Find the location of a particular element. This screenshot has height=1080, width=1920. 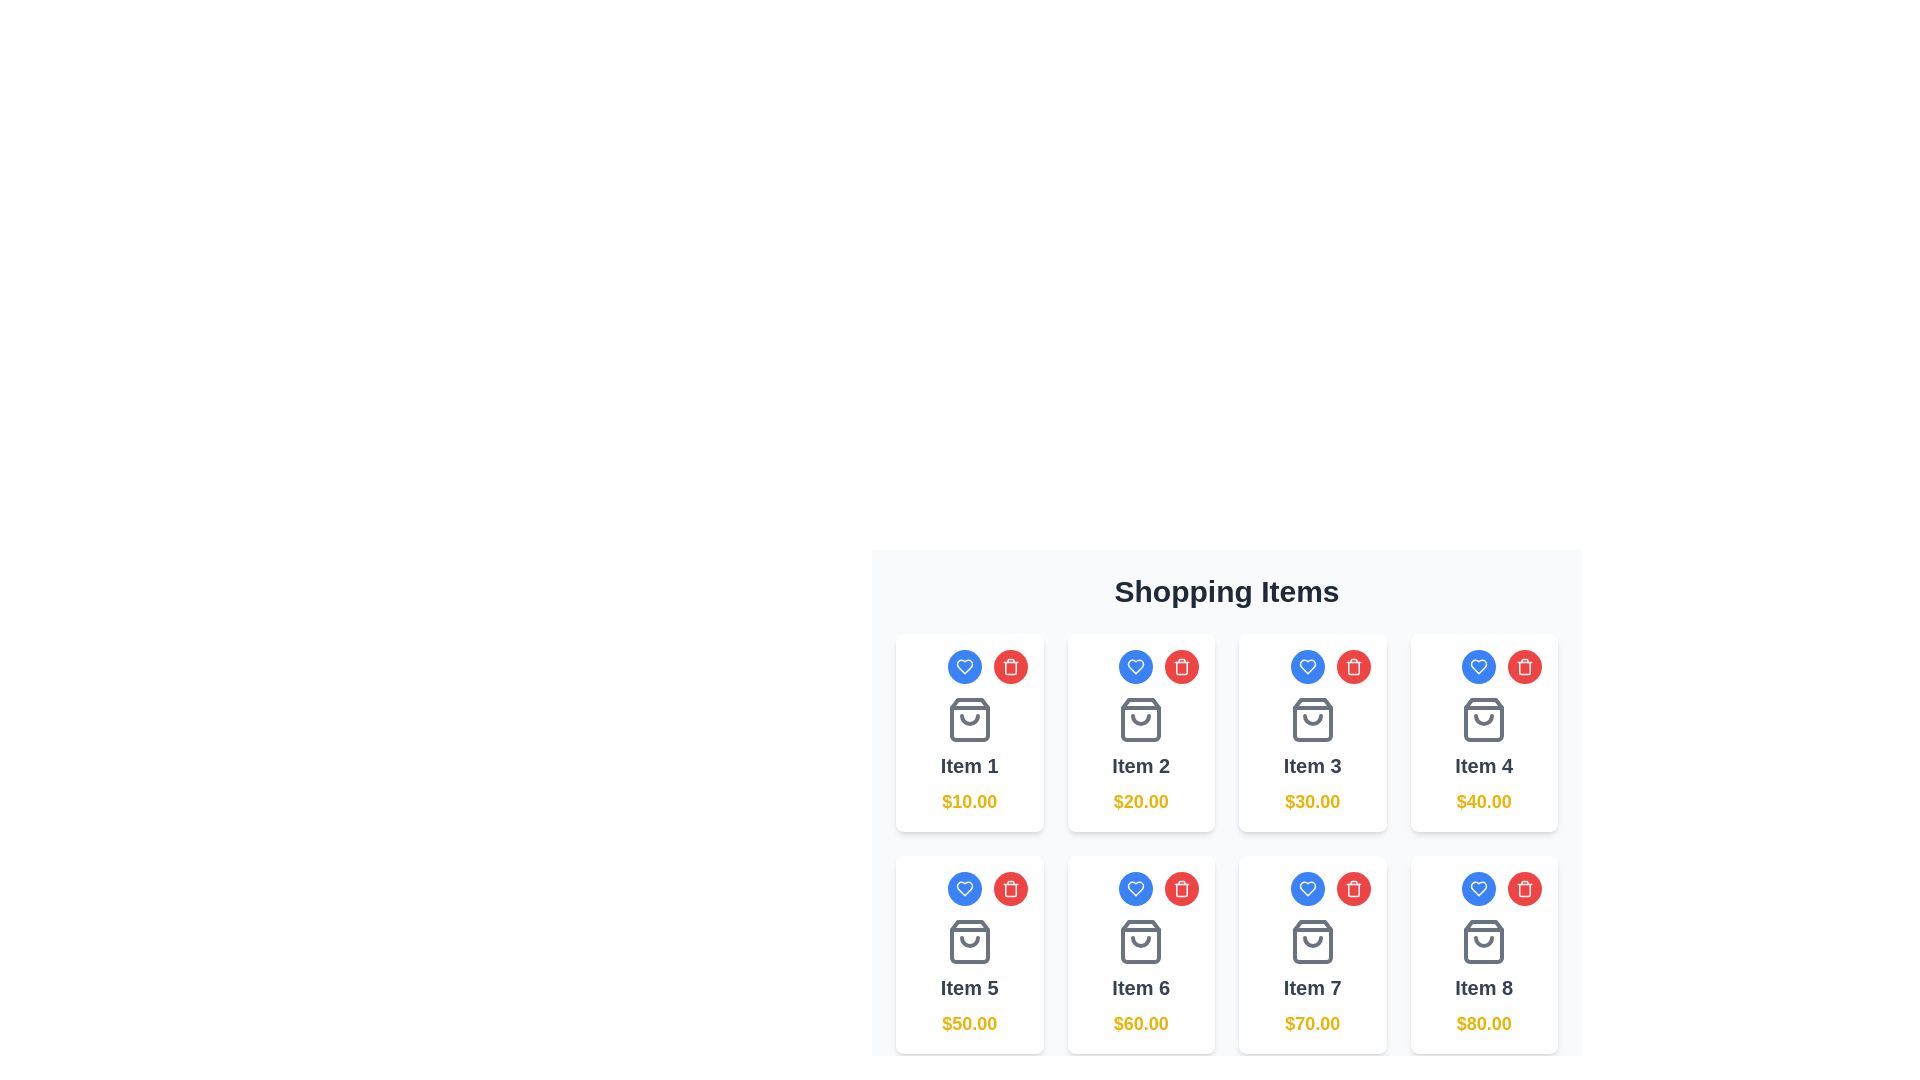

the 'Item 5' text label element, which is styled with a bold sans-serif font, located in the second row and first column of the visible grid layout, above the price label '$50.00' and below a shopping bag icon is located at coordinates (969, 986).